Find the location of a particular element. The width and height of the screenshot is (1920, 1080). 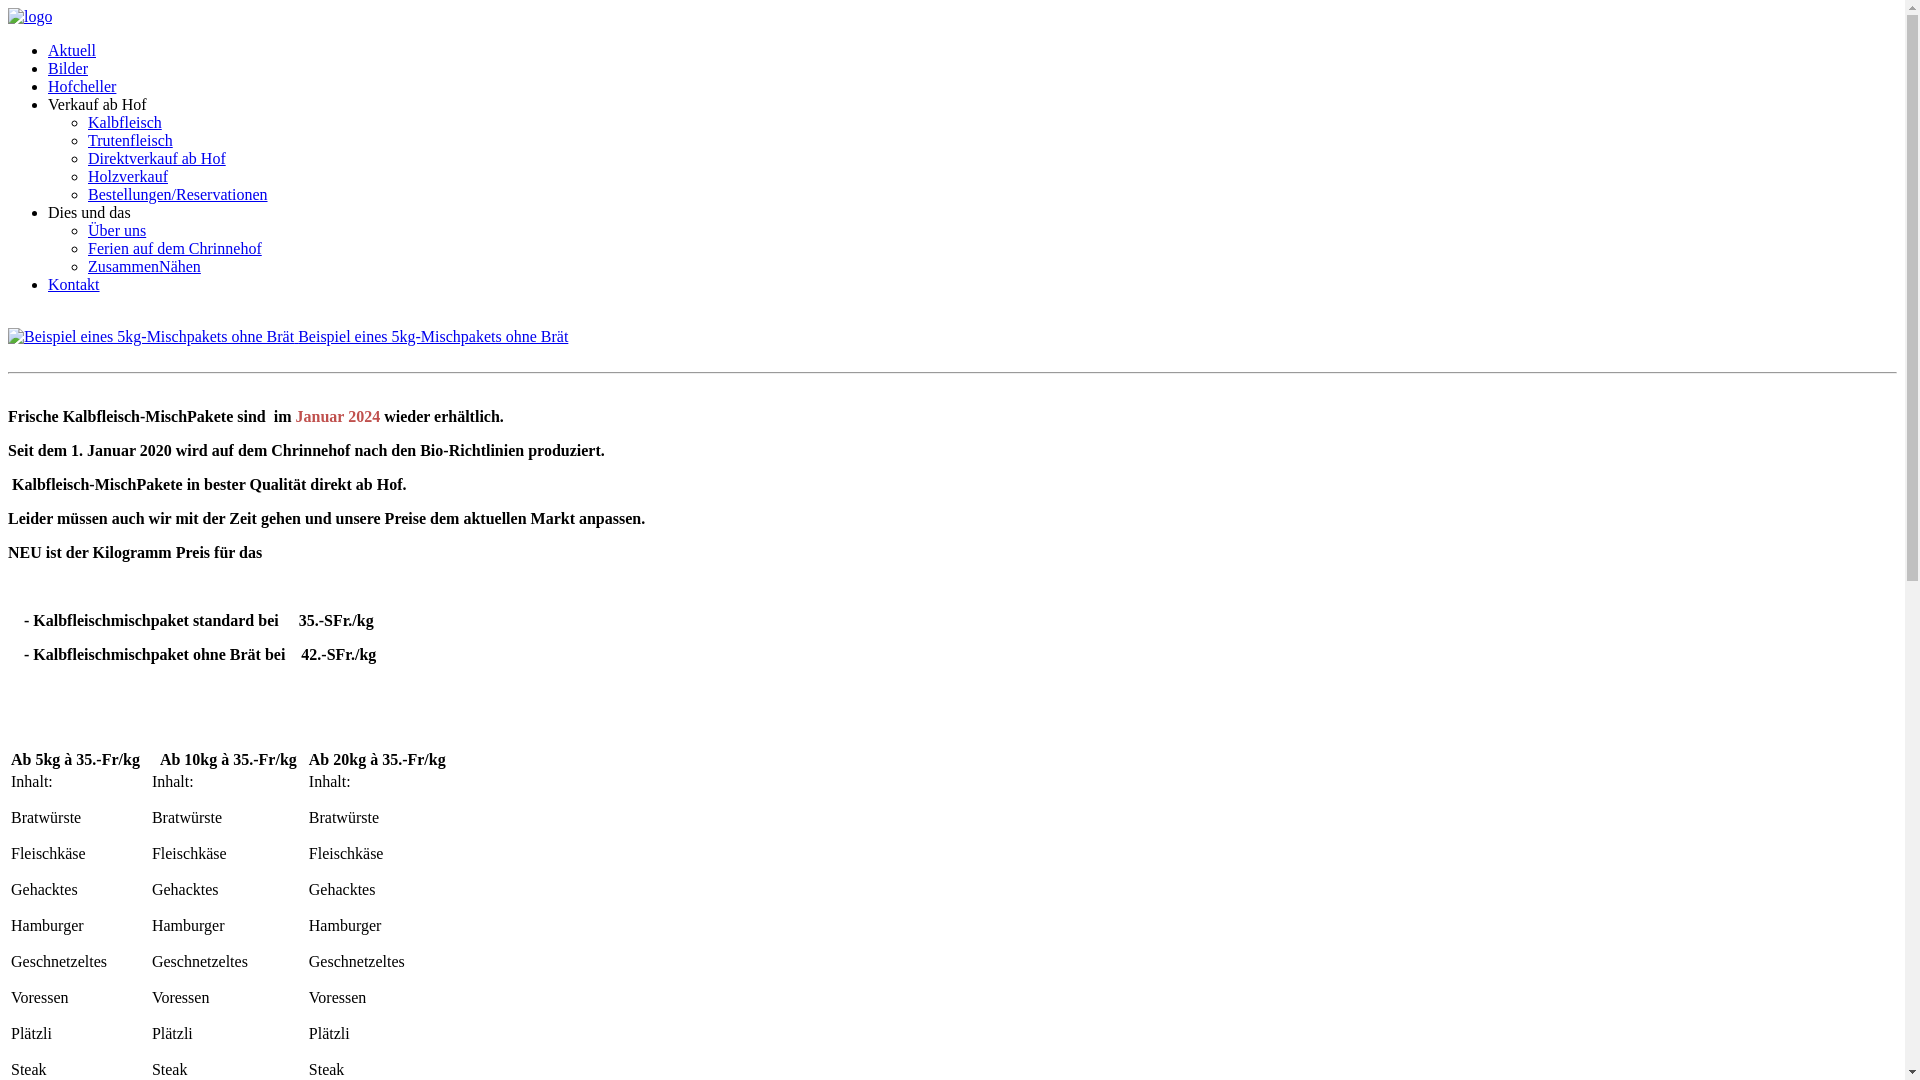

'Bilder' is located at coordinates (67, 67).